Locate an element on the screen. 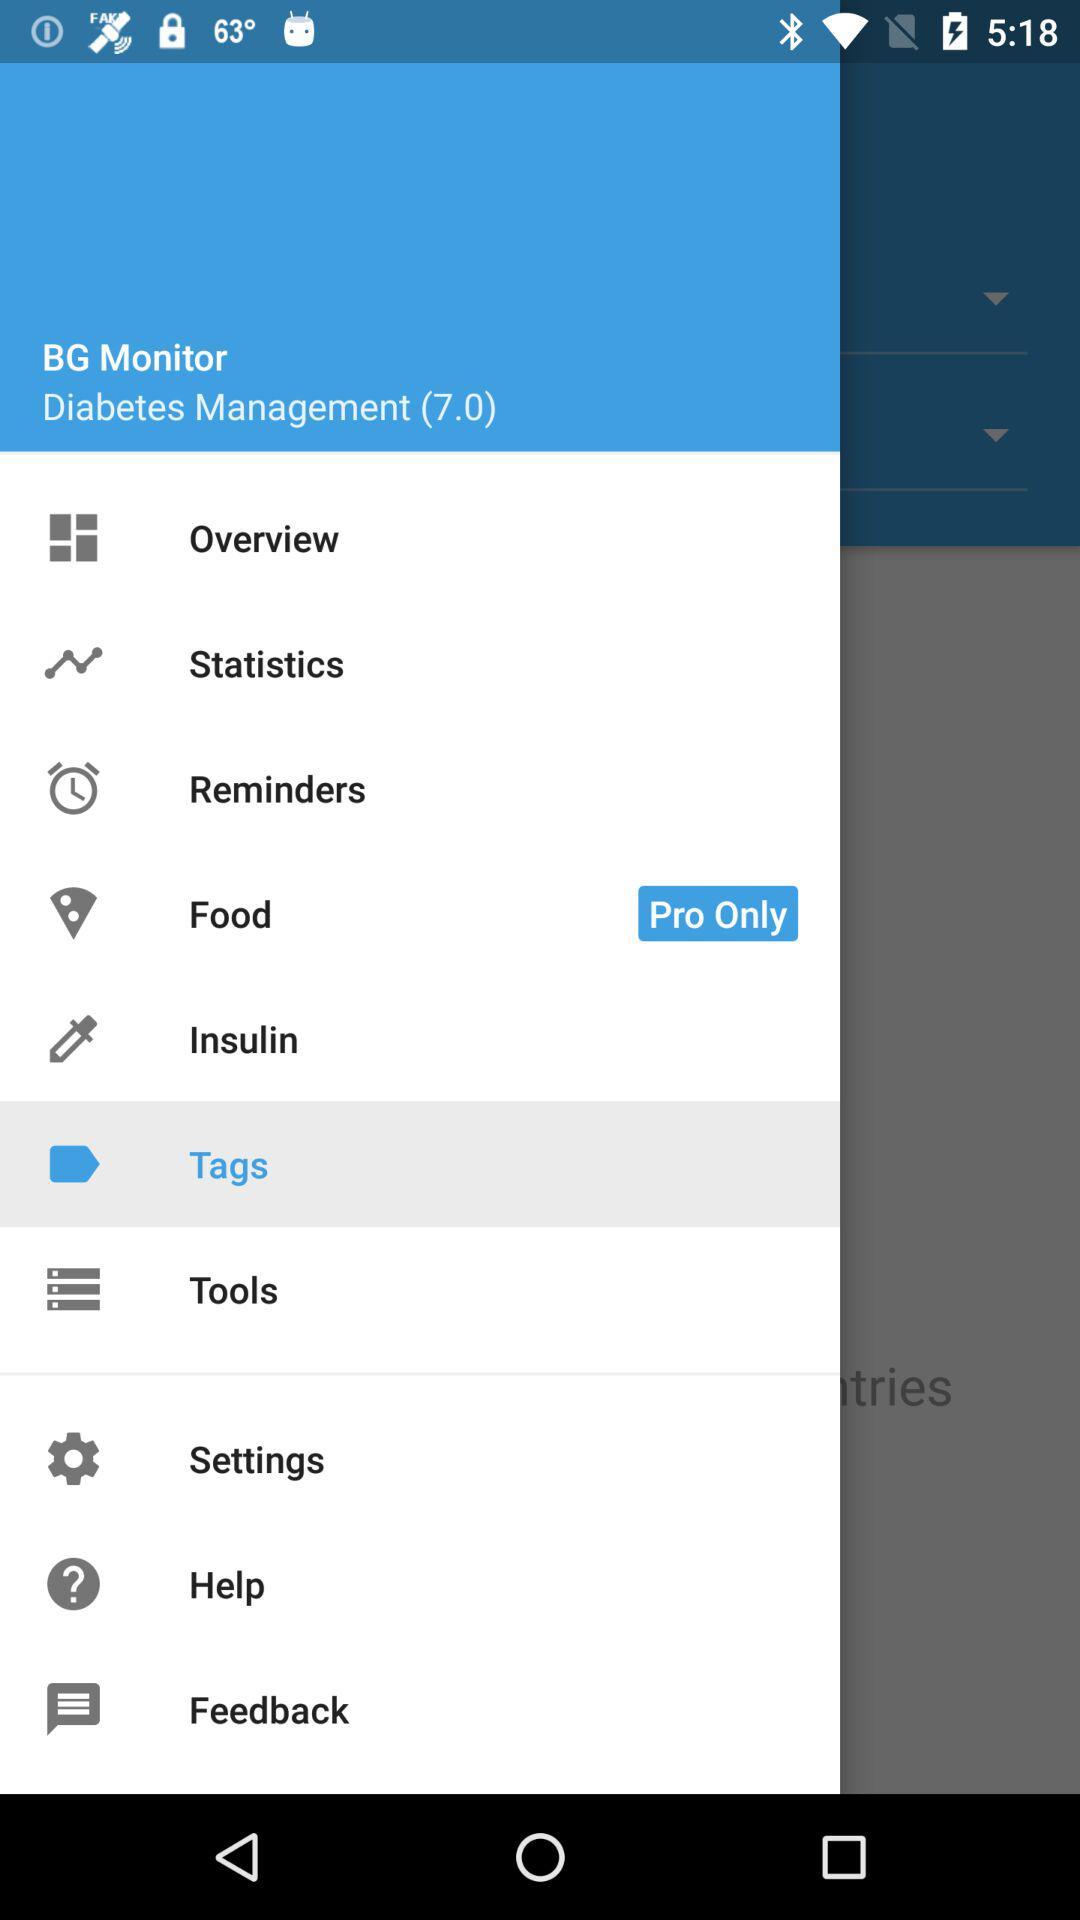  overview icon is located at coordinates (72, 537).